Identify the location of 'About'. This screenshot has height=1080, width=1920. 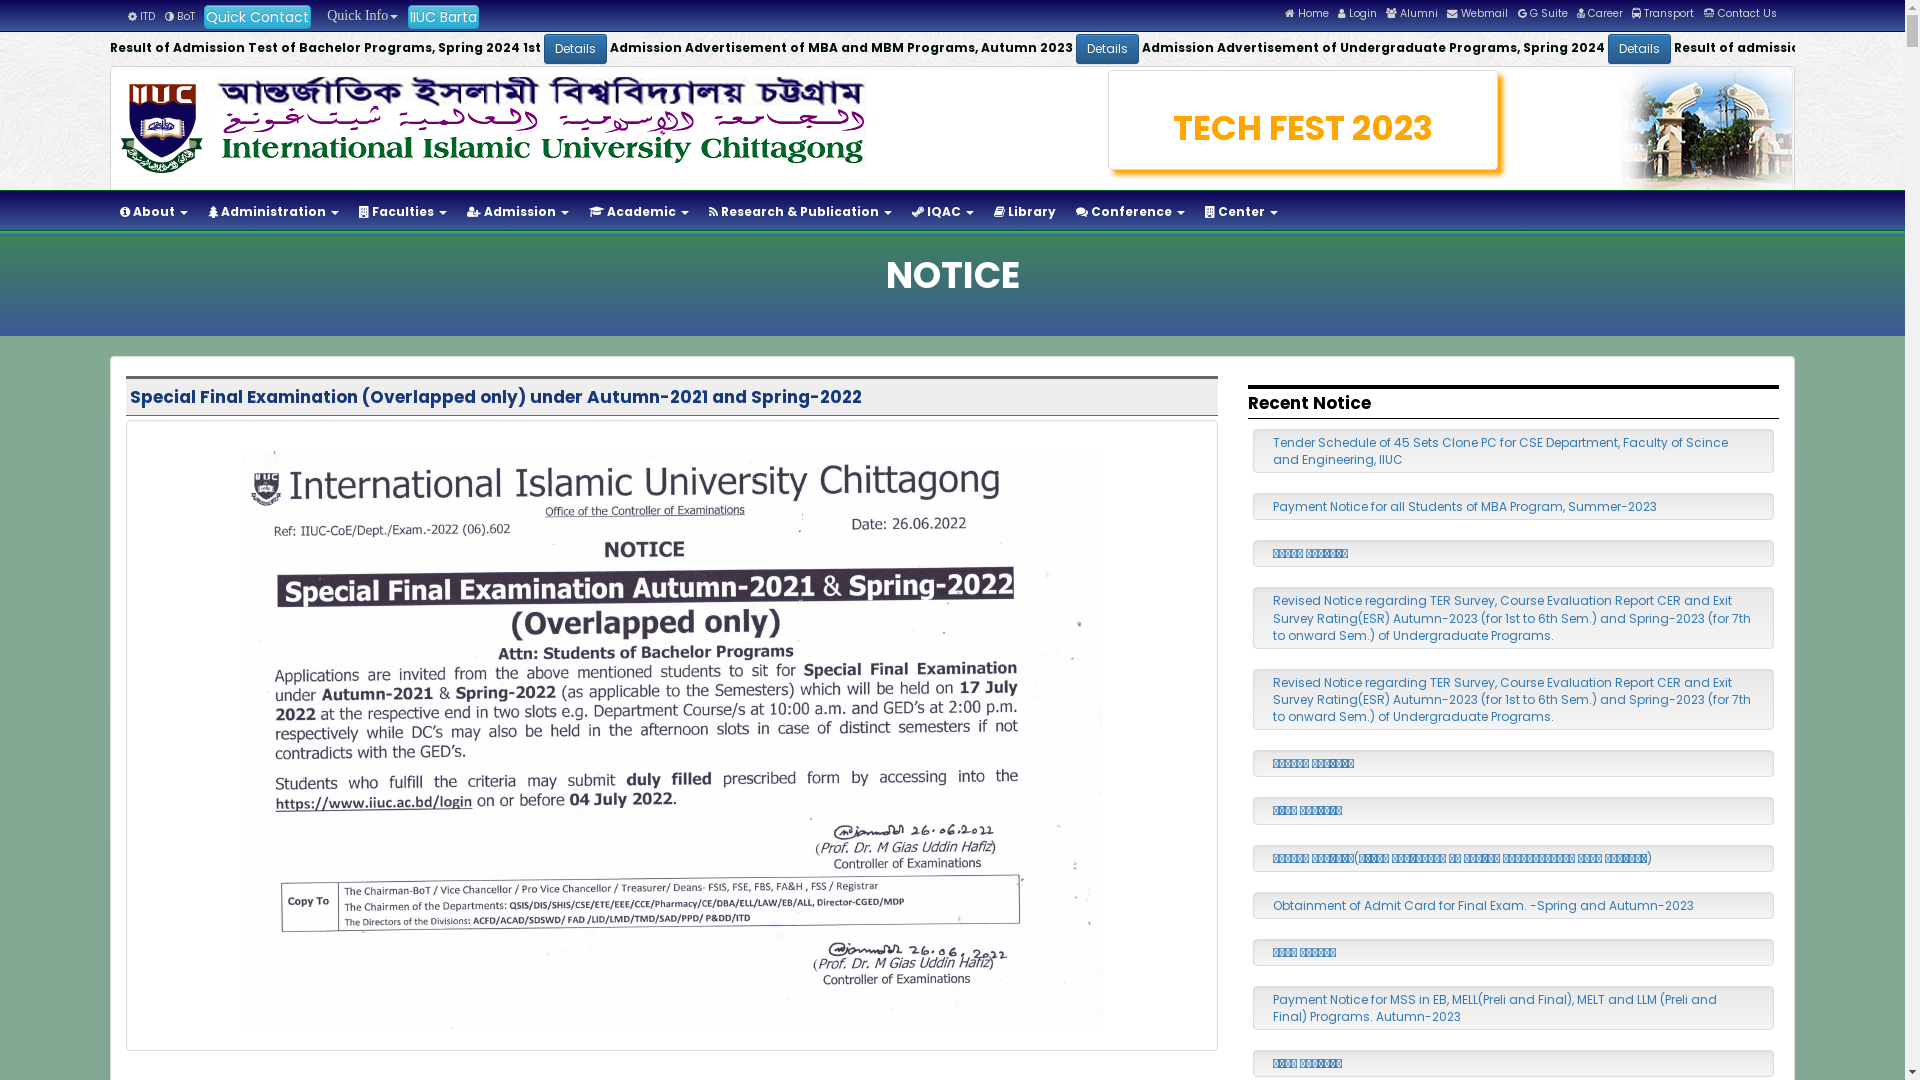
(152, 212).